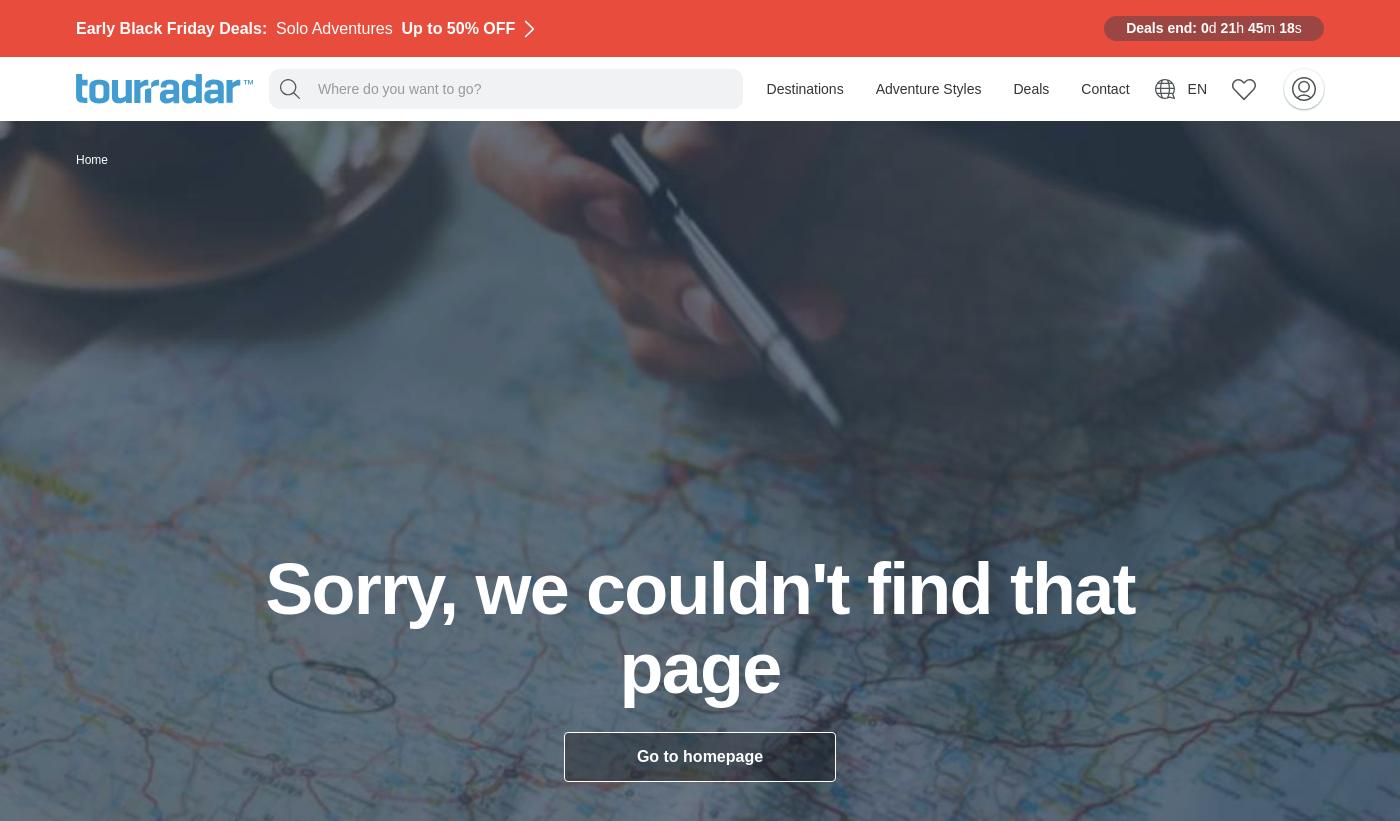 The width and height of the screenshot is (1400, 821). Describe the element at coordinates (875, 88) in the screenshot. I see `'Adventure Styles'` at that location.